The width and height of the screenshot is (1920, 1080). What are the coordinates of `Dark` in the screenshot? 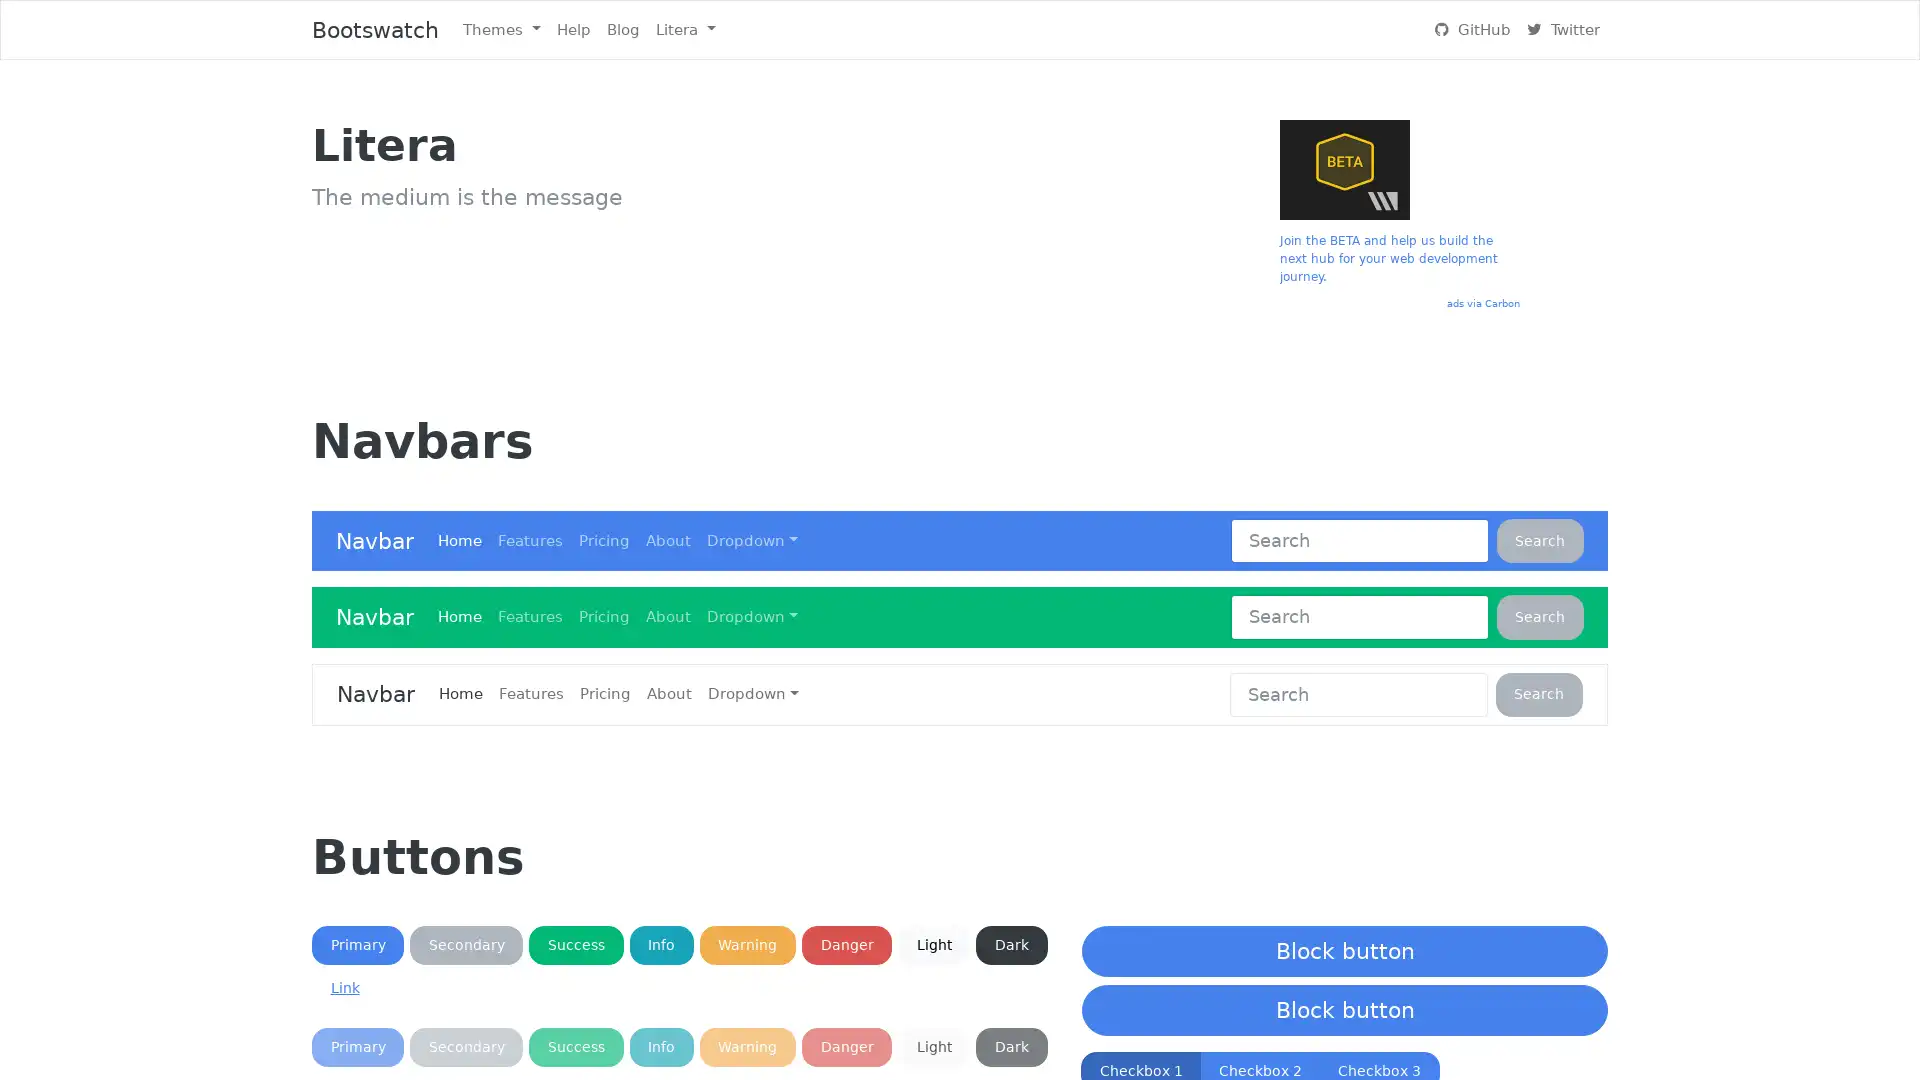 It's located at (1011, 945).